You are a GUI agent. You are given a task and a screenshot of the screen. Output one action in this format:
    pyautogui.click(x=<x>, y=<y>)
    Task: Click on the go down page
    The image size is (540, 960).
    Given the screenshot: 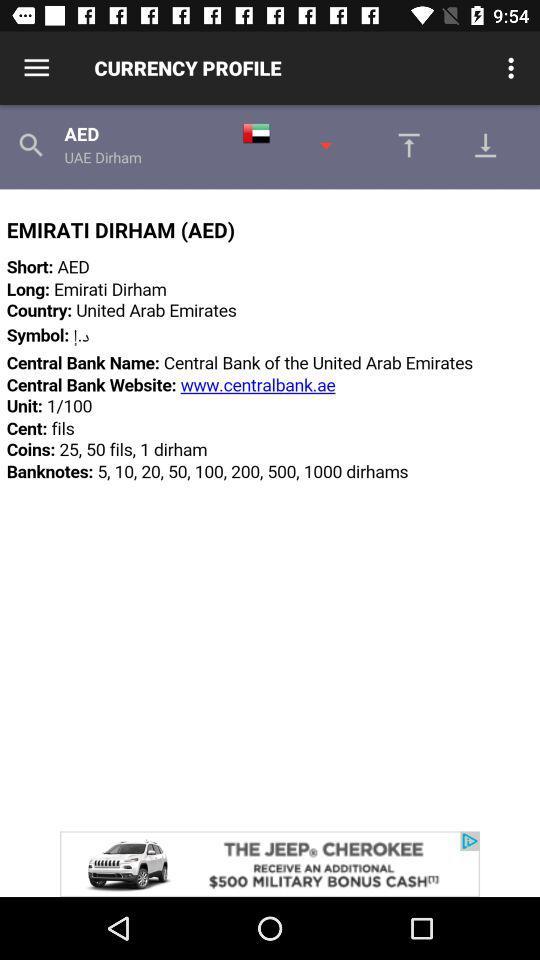 What is the action you would take?
    pyautogui.click(x=490, y=144)
    